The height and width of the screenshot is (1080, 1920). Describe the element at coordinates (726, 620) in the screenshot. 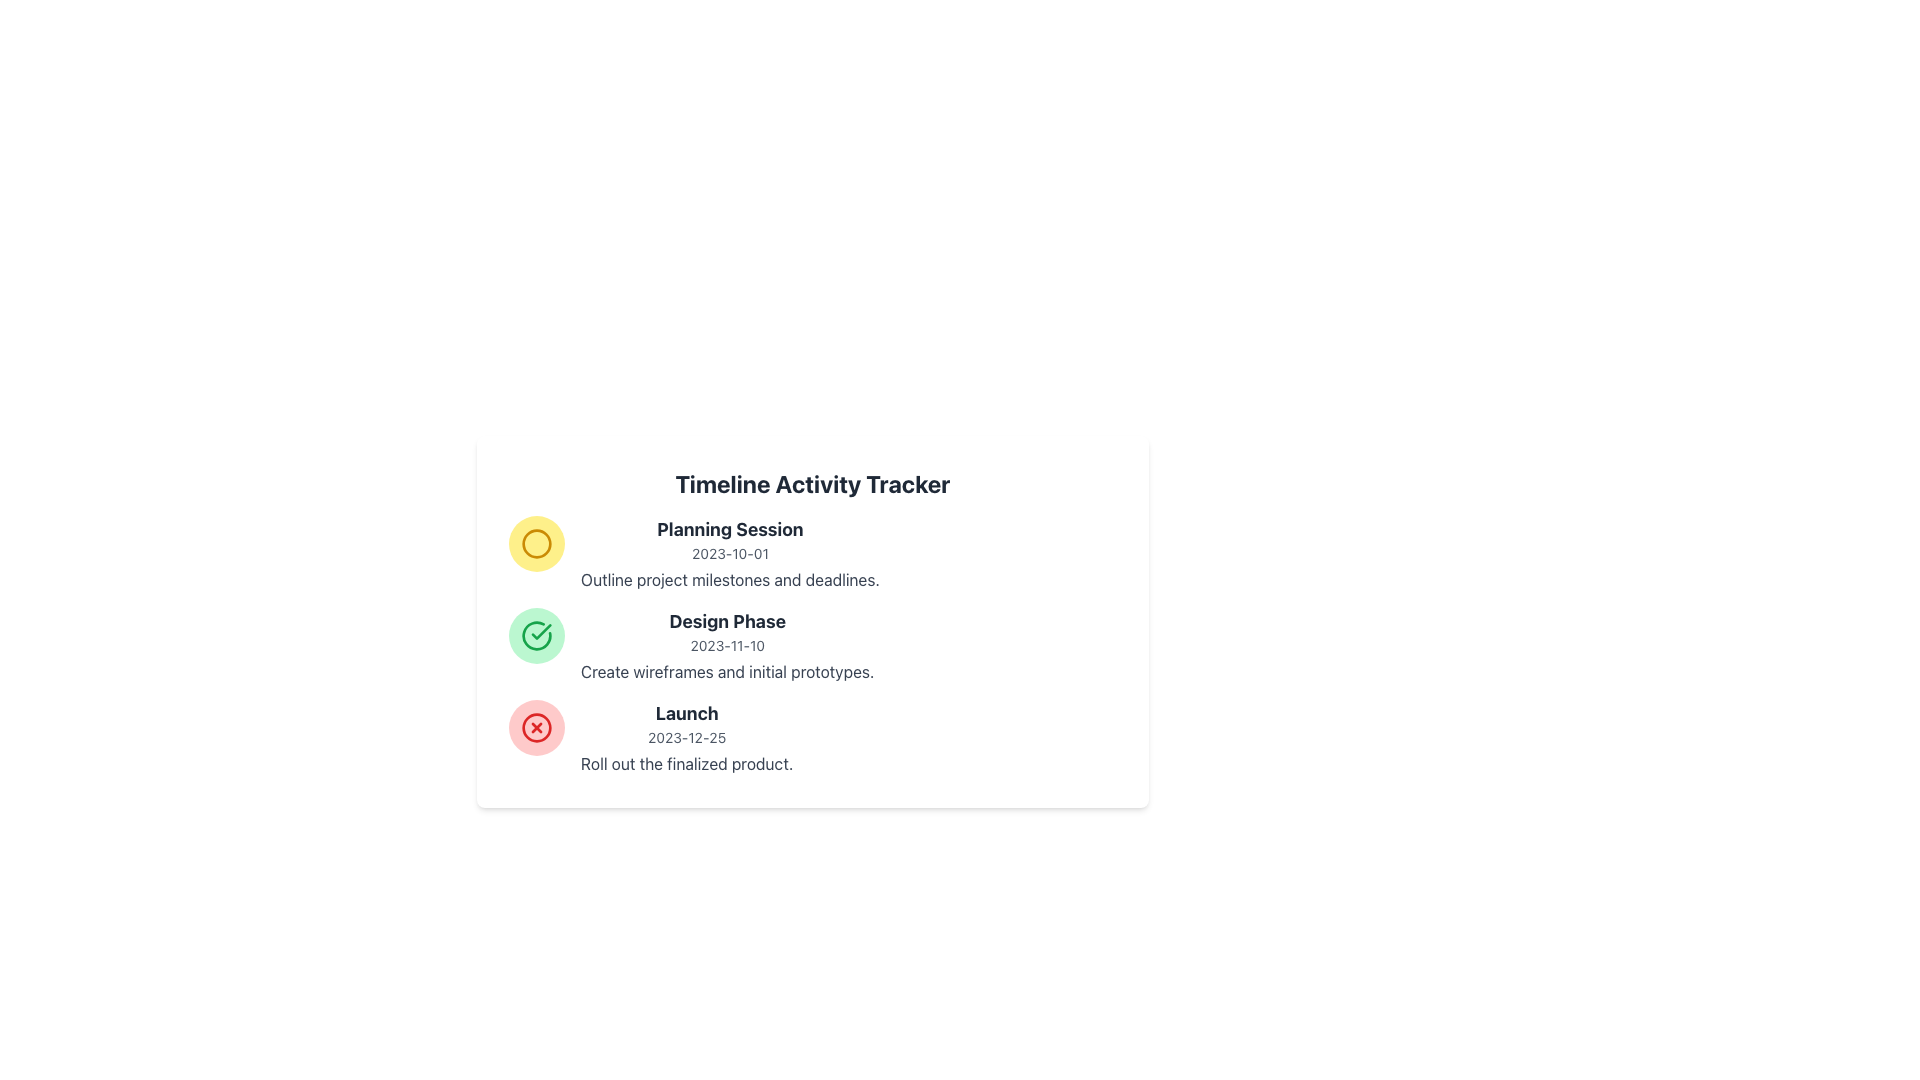

I see `the header text label indicating the specific stage in the project timeline` at that location.